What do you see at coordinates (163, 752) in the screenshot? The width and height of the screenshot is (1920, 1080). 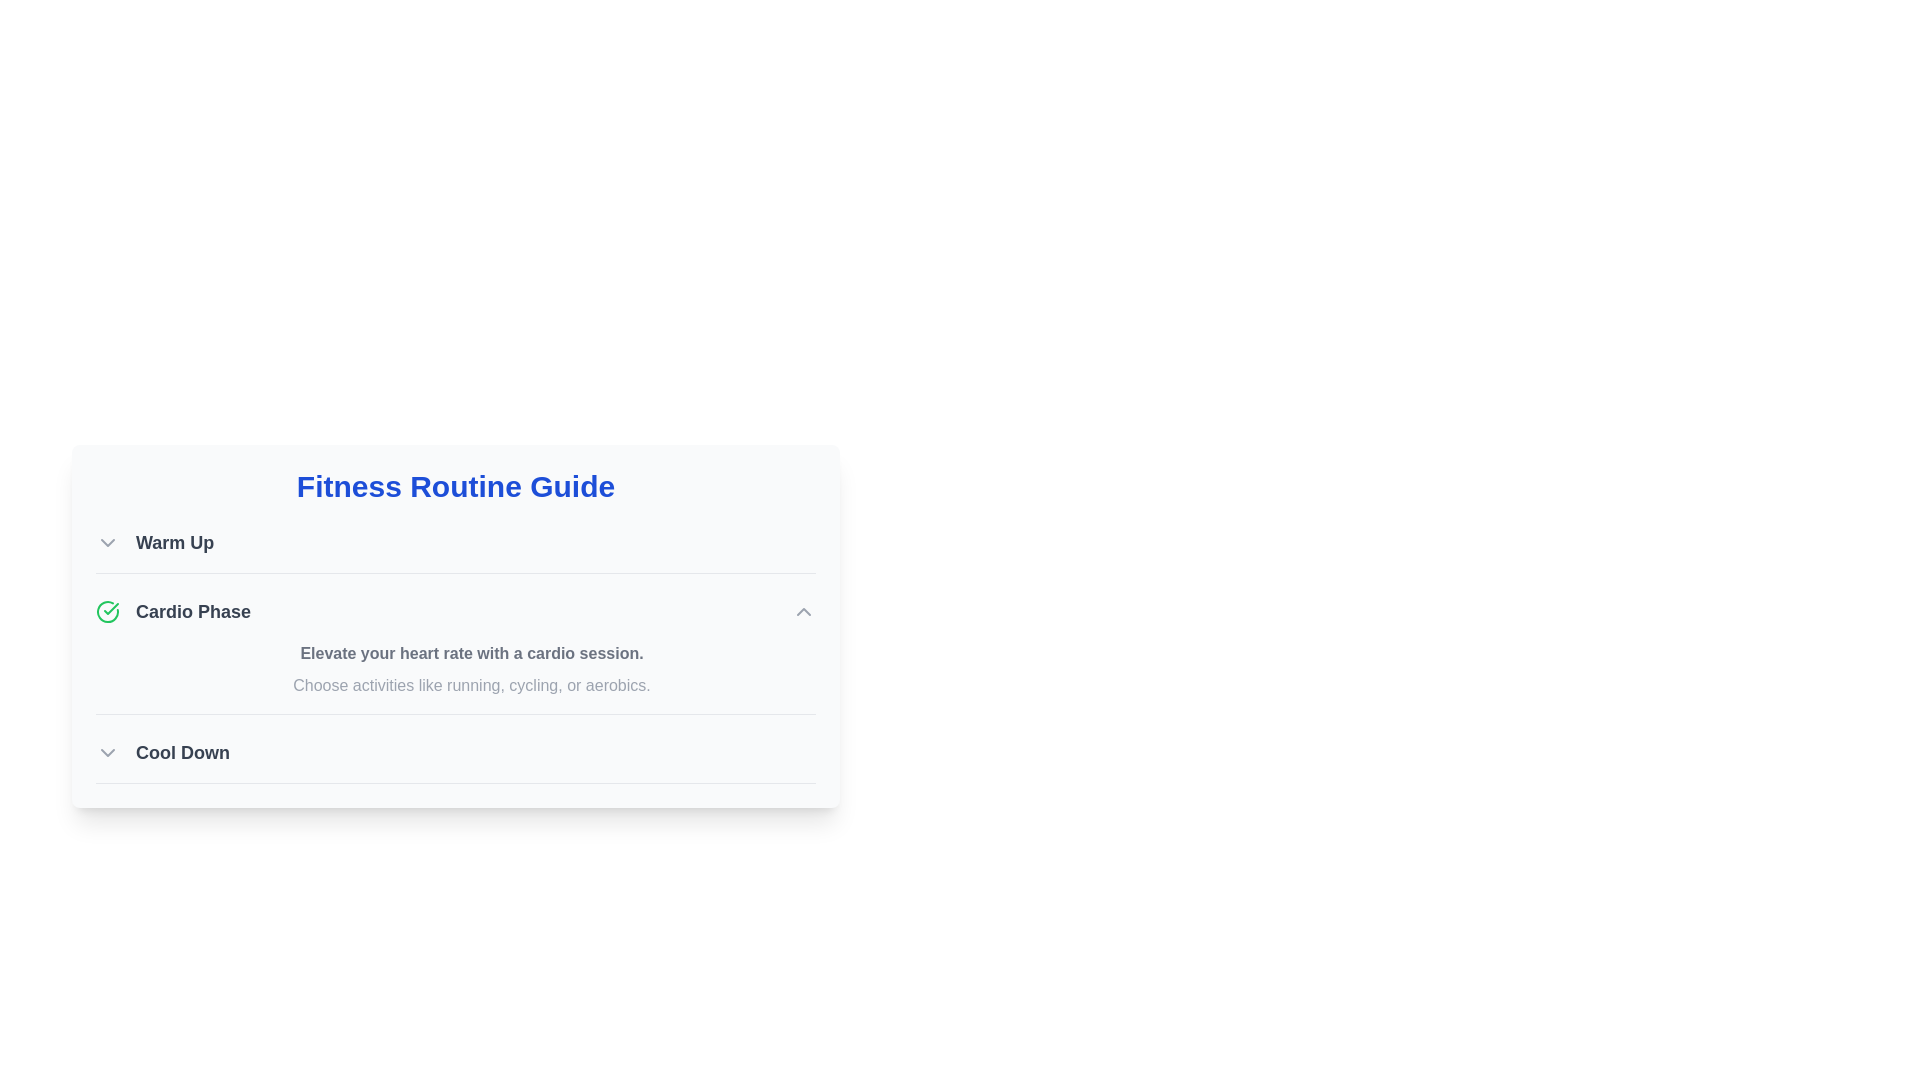 I see `the 'Cool Down' Collapsible Section Header, which is styled in bold dark gray and features a downward chevron icon` at bounding box center [163, 752].